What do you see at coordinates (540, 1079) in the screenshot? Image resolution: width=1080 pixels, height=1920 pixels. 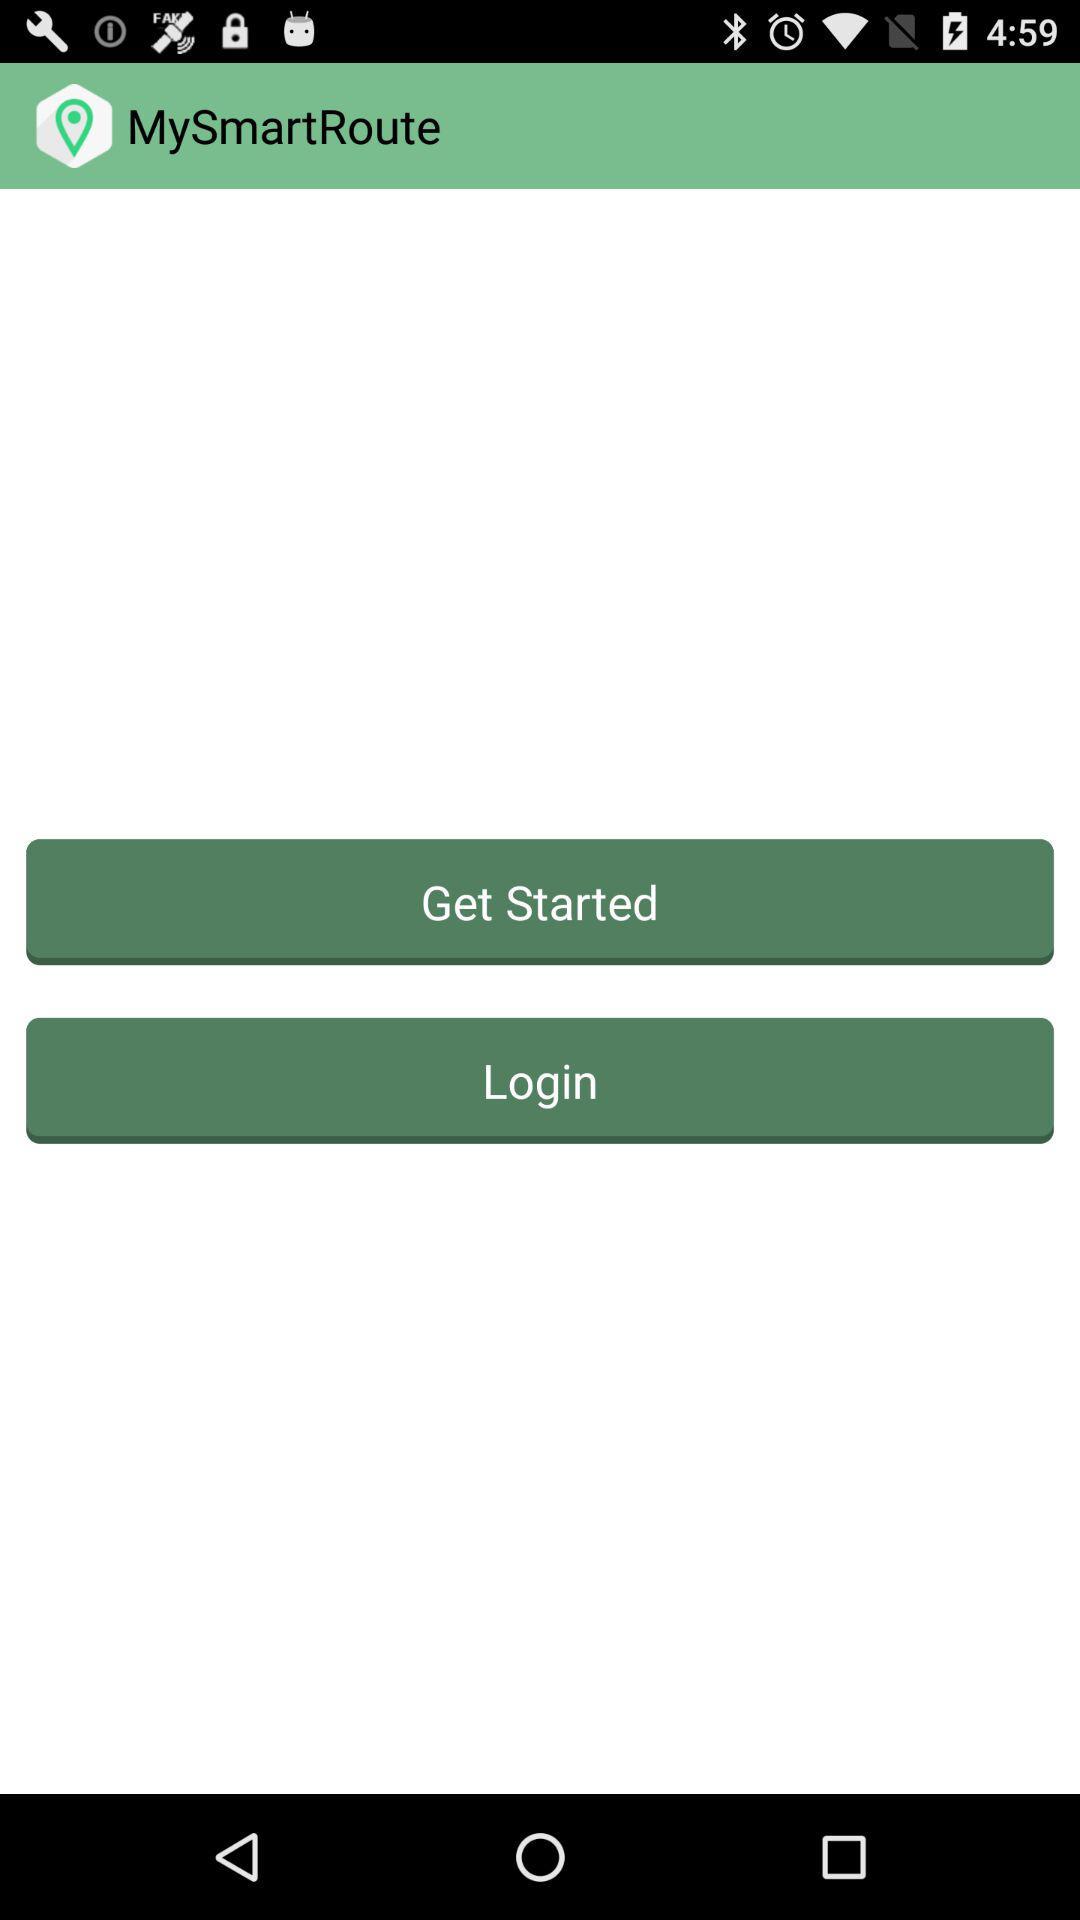 I see `the button below the get started item` at bounding box center [540, 1079].